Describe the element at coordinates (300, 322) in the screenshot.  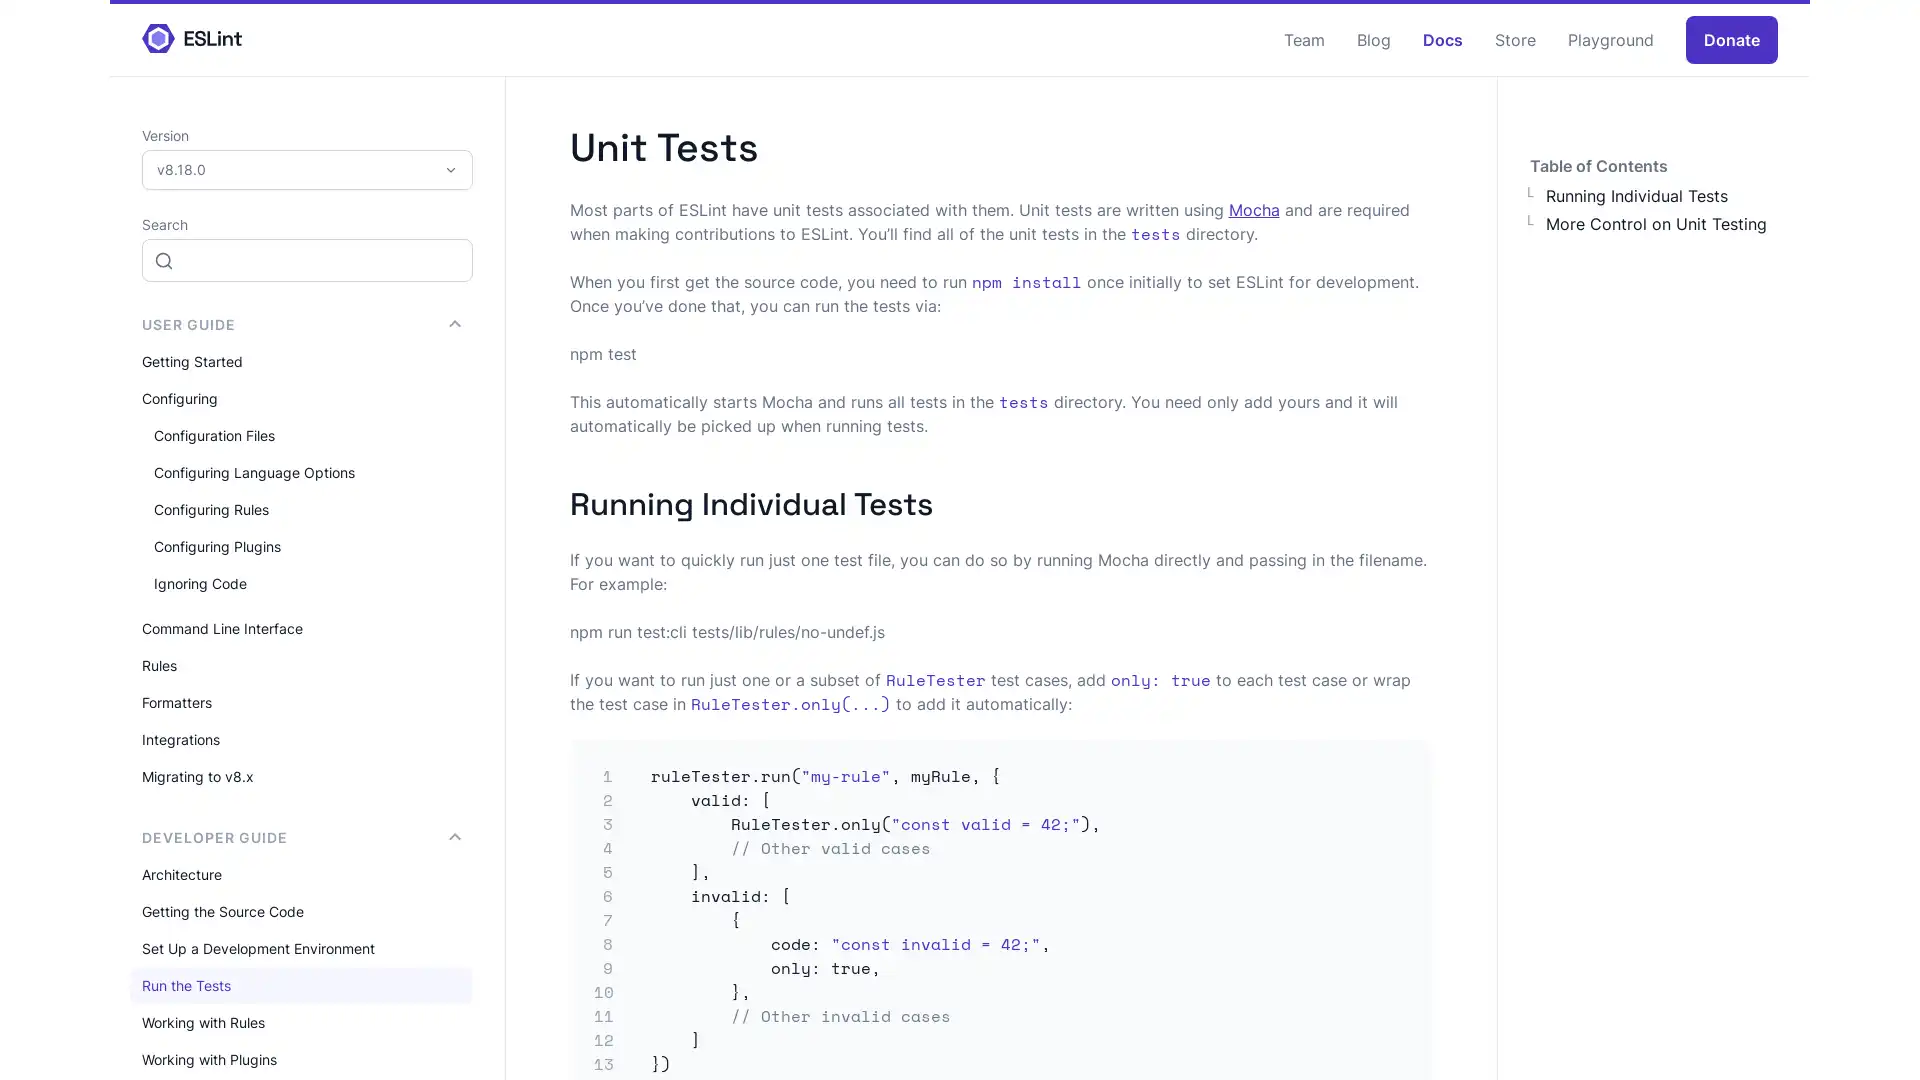
I see `USER GUIDE` at that location.